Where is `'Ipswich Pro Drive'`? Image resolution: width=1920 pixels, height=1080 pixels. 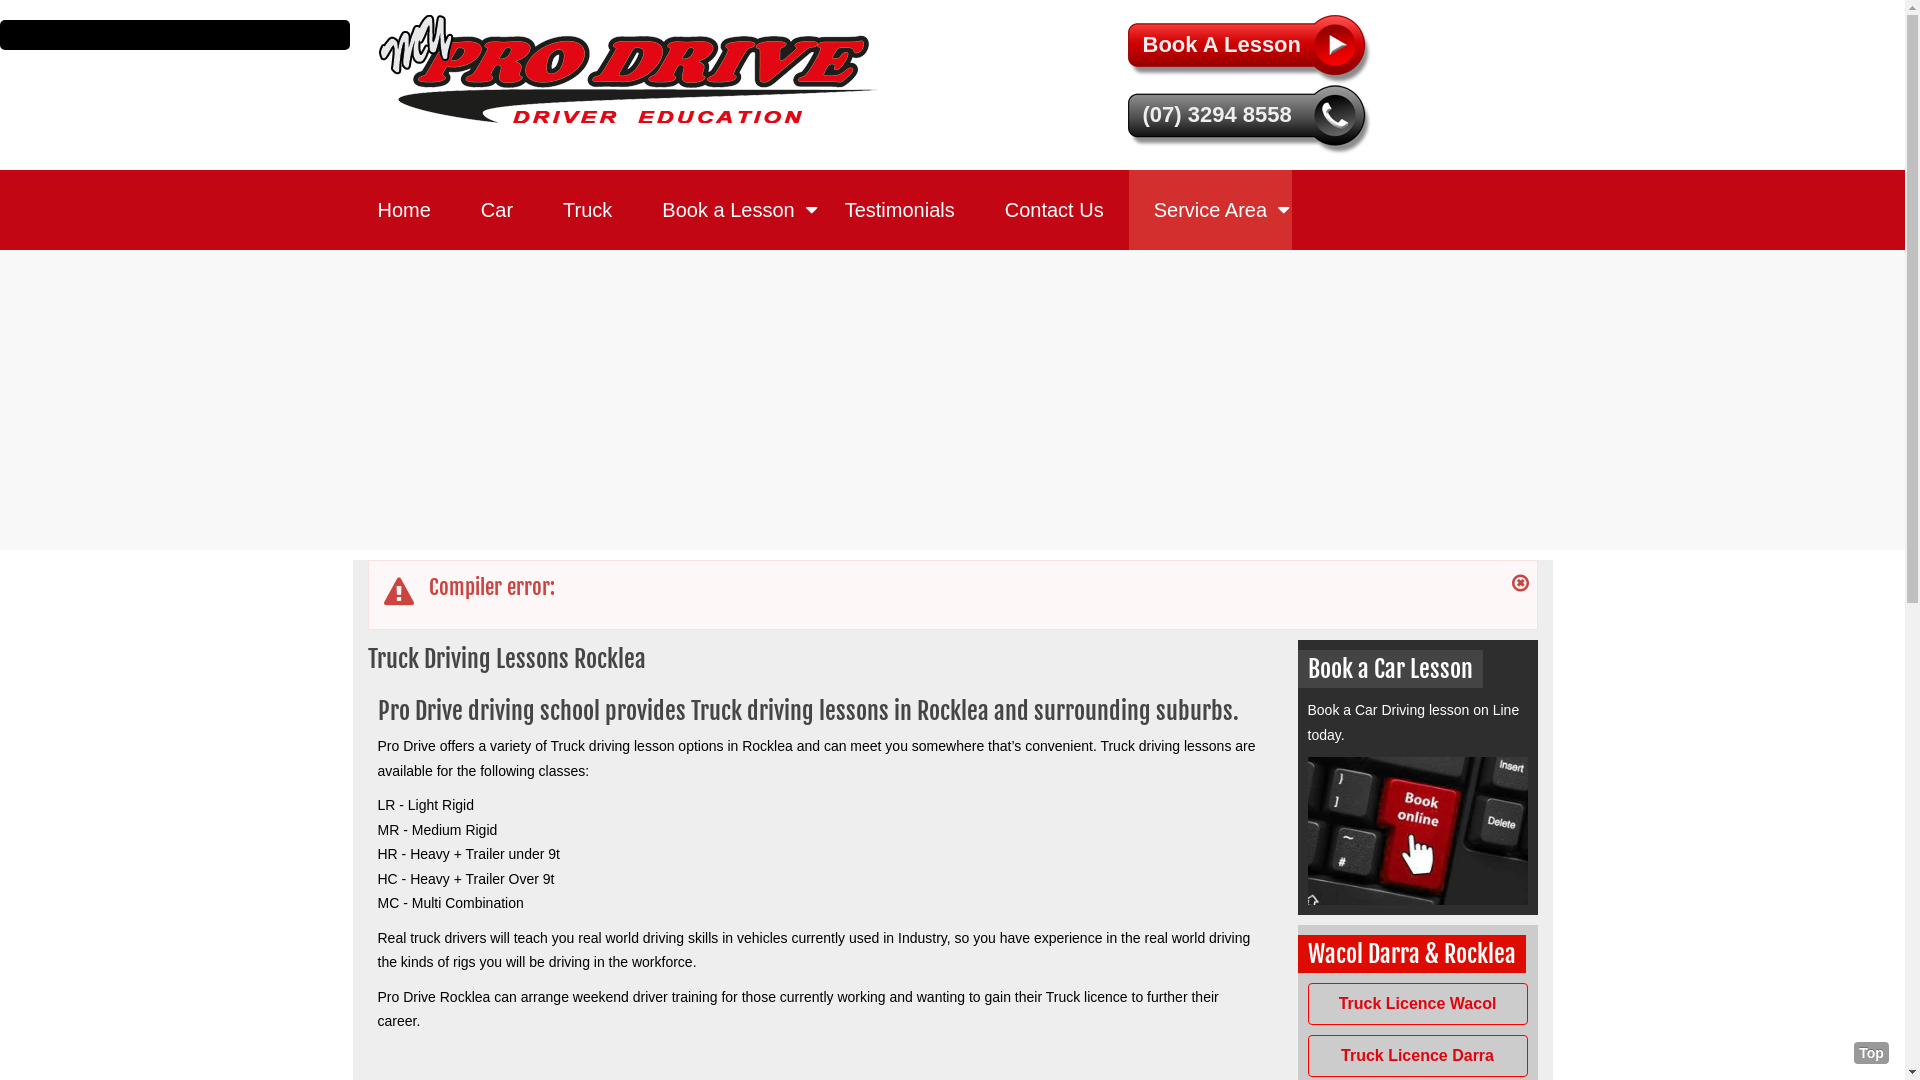 'Ipswich Pro Drive' is located at coordinates (627, 67).